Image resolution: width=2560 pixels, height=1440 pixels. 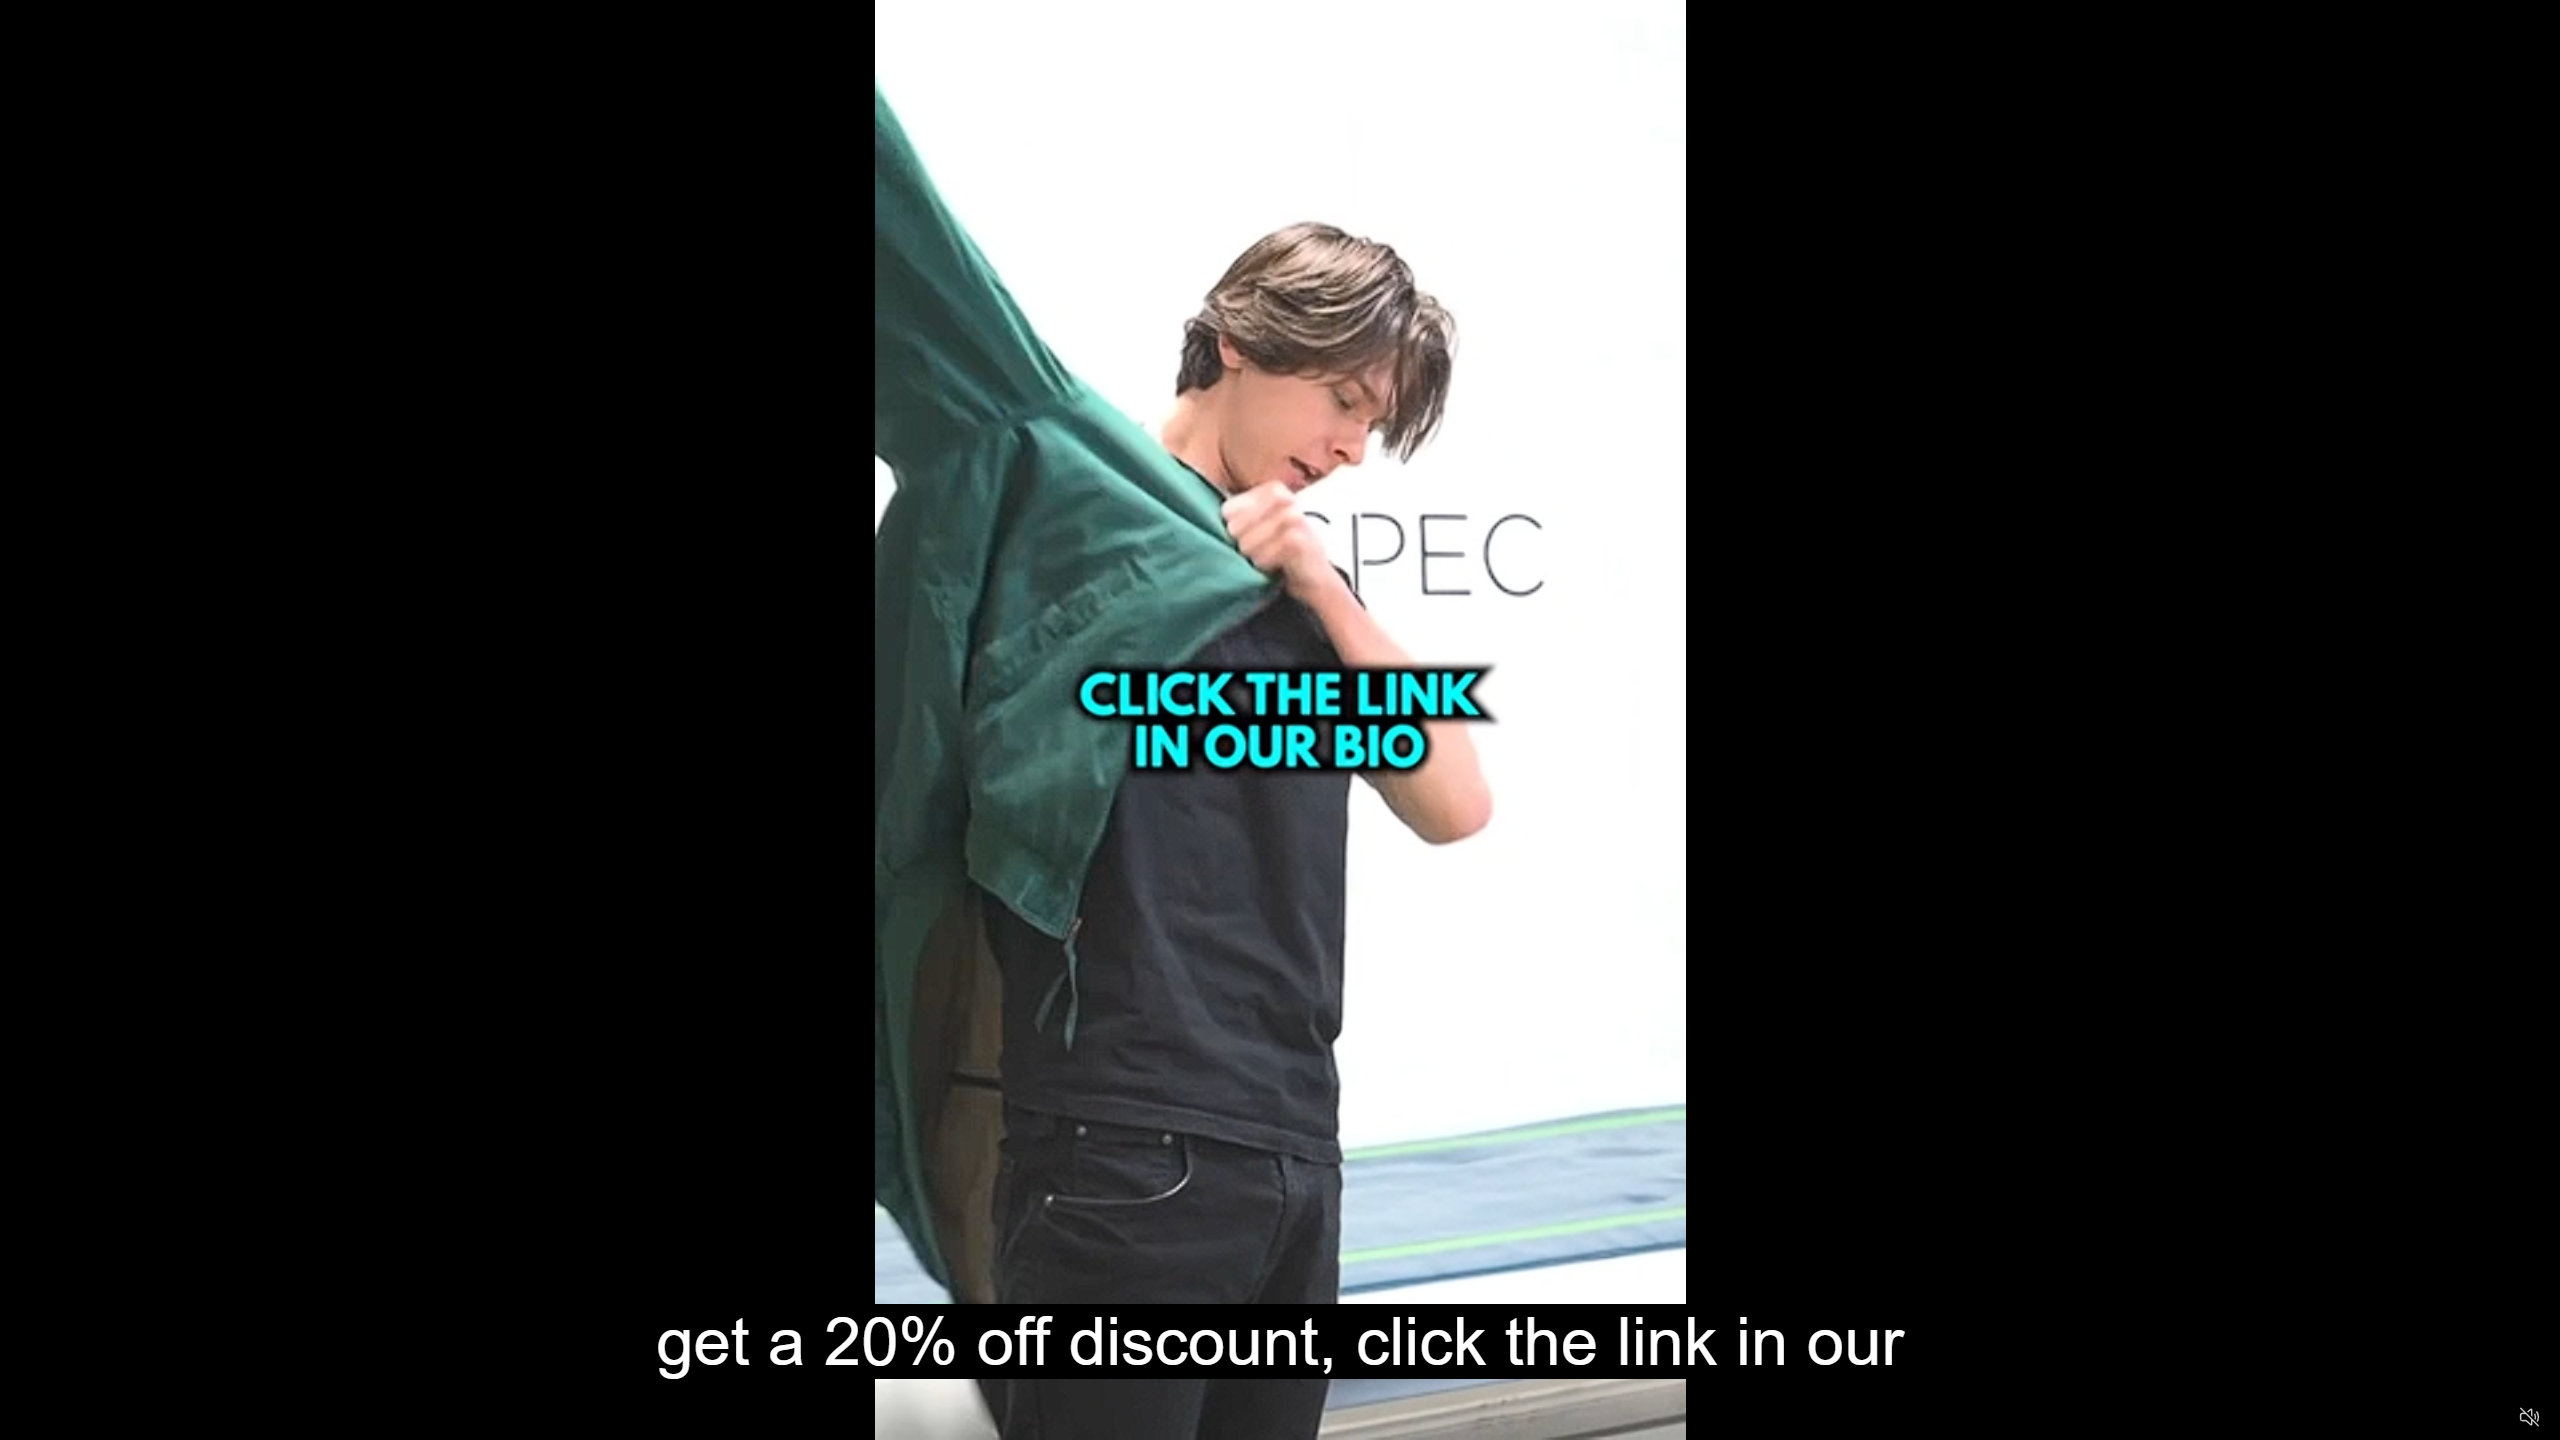 I want to click on 'Captions', so click(x=2451, y=1417).